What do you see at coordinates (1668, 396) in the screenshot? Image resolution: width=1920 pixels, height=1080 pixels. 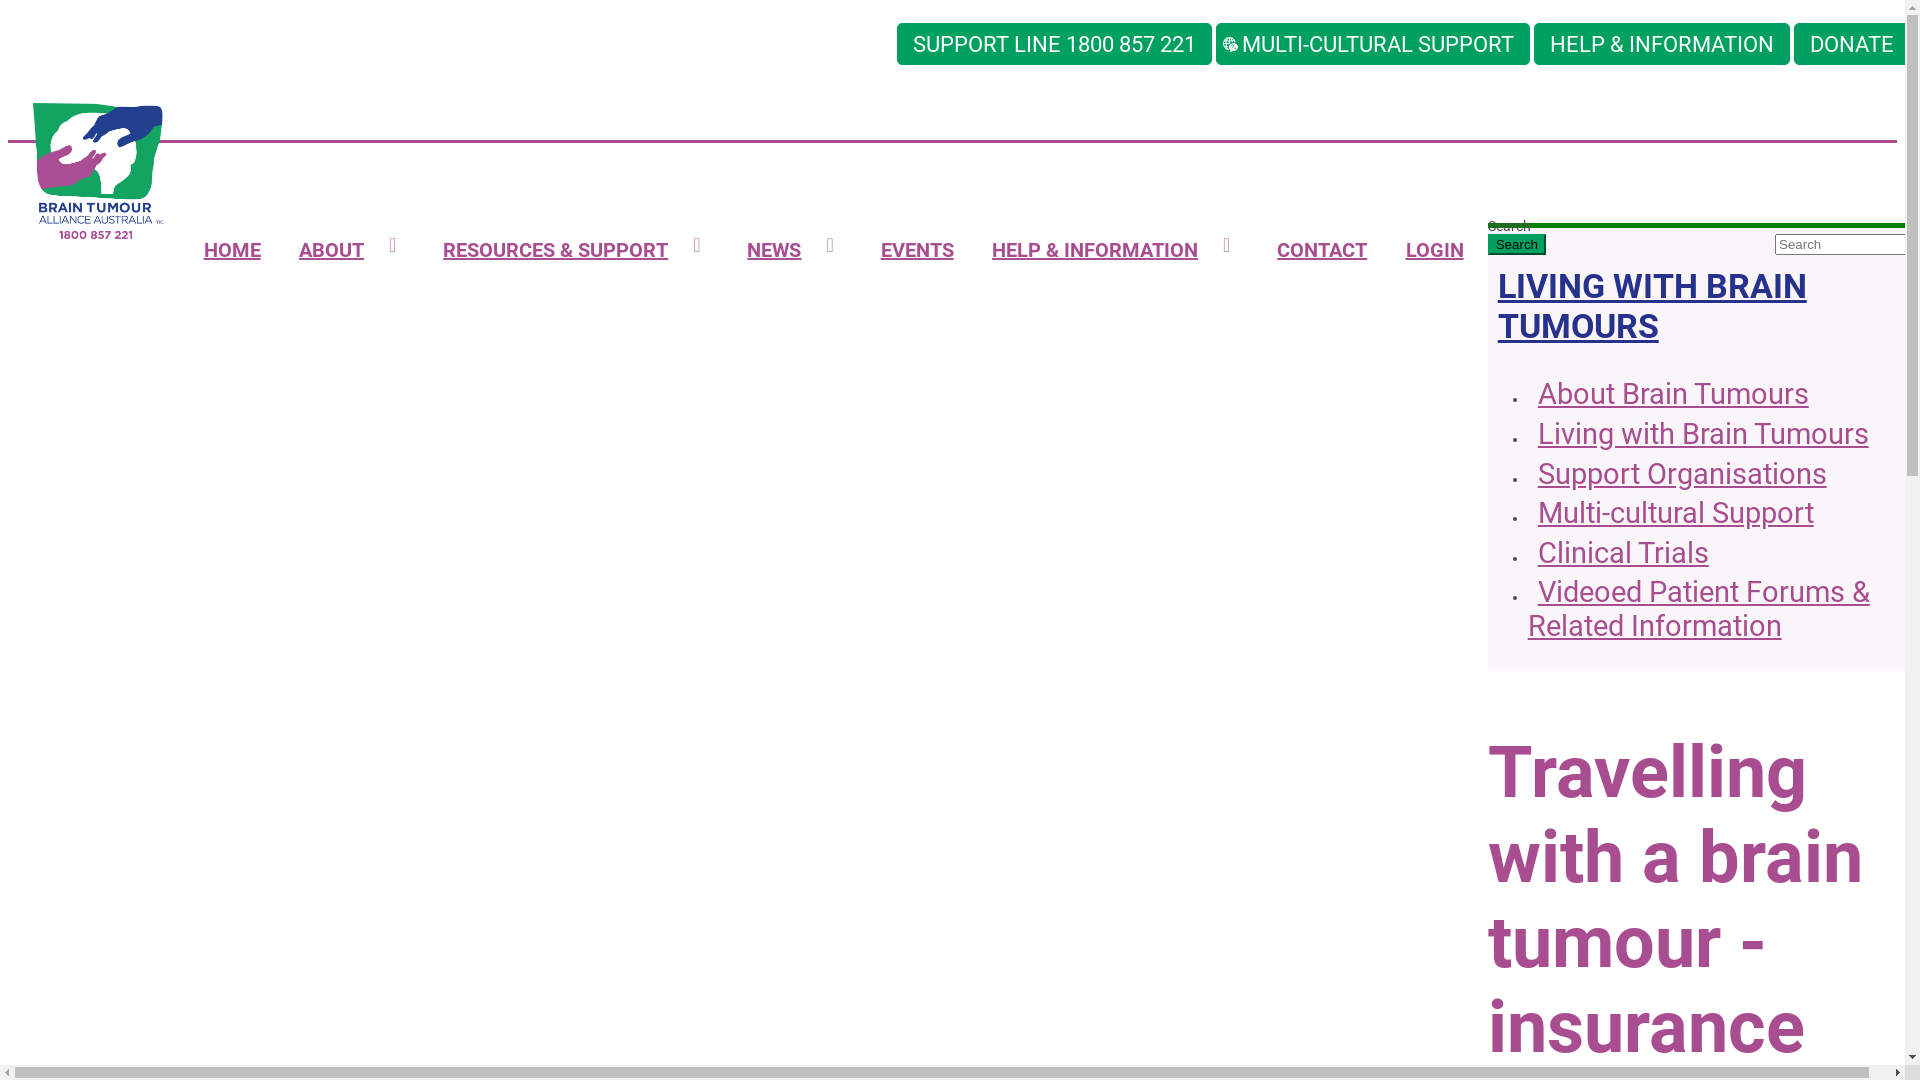 I see `'About Brain Tumours'` at bounding box center [1668, 396].